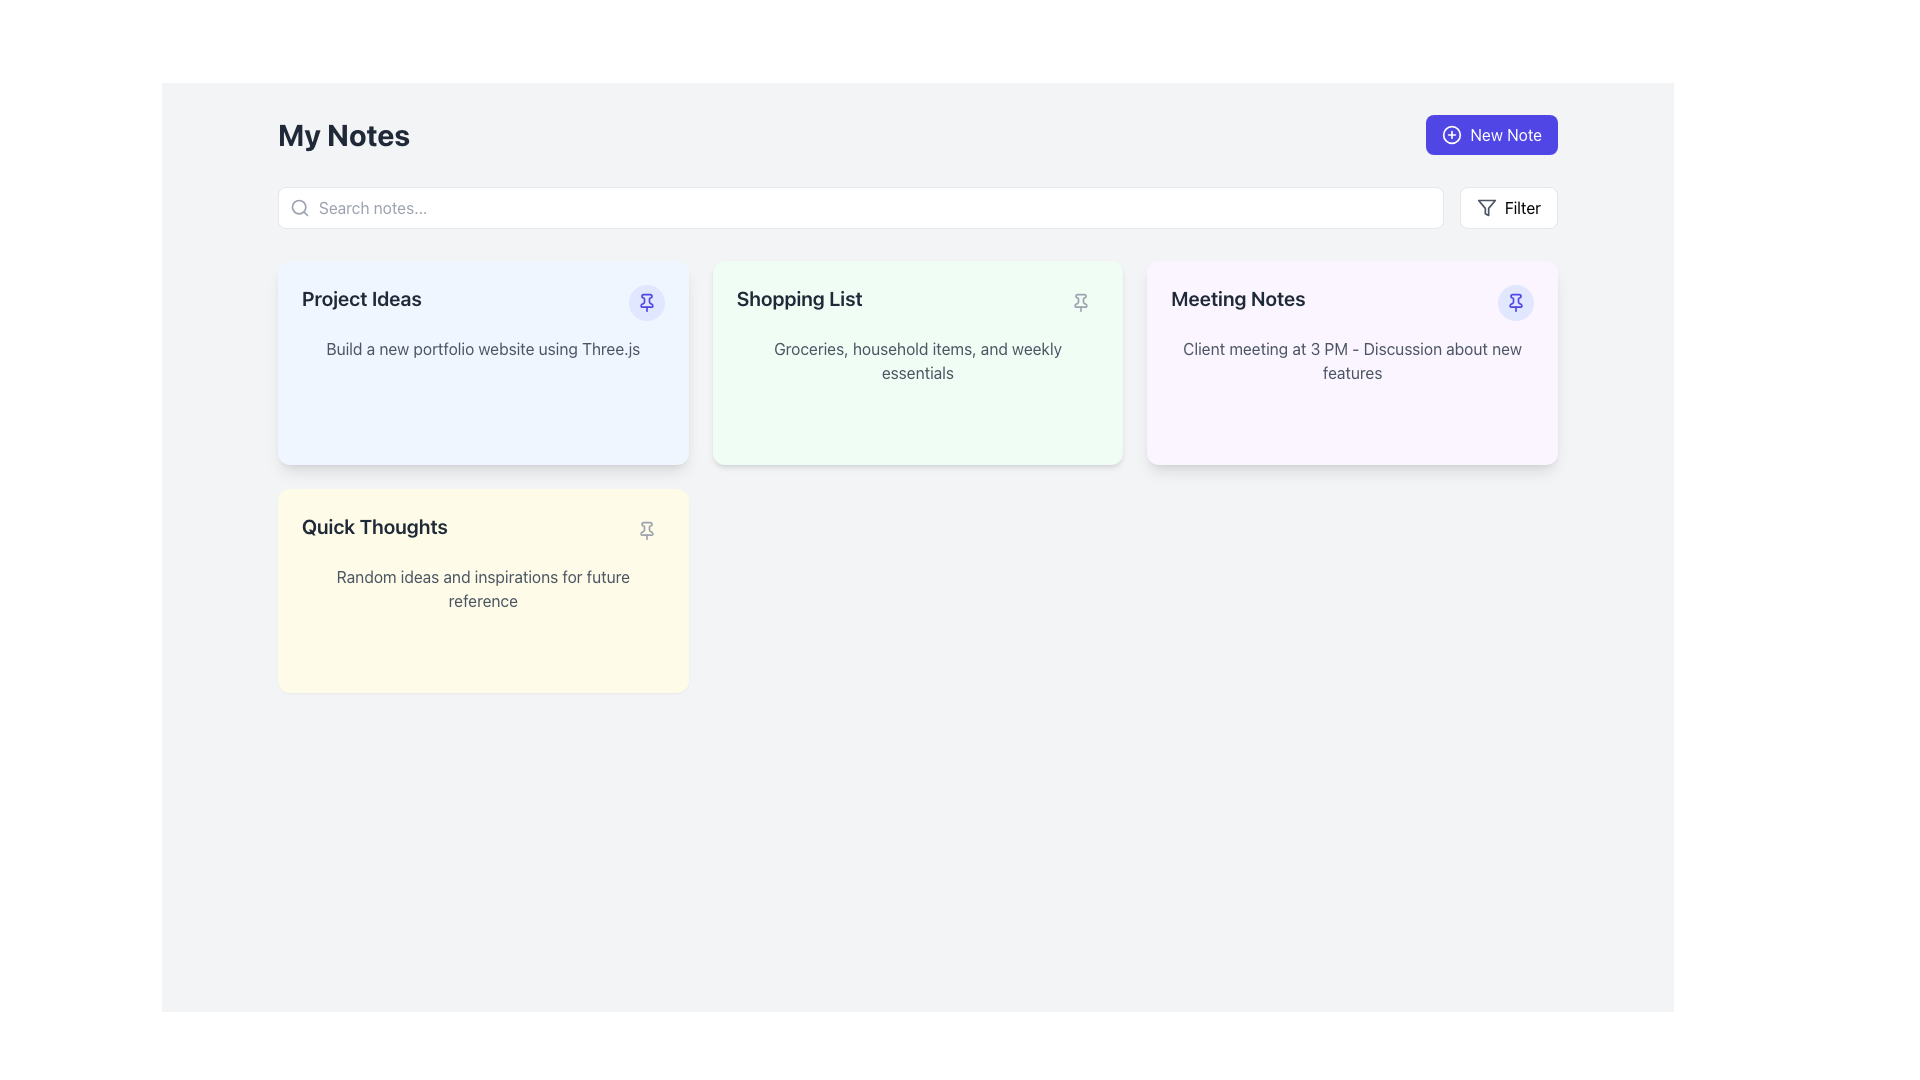  Describe the element at coordinates (483, 589) in the screenshot. I see `the 'Quick Thoughts' card component, which is a rectangular card with a light yellow background and a bold title at the top left, to interact with it` at that location.